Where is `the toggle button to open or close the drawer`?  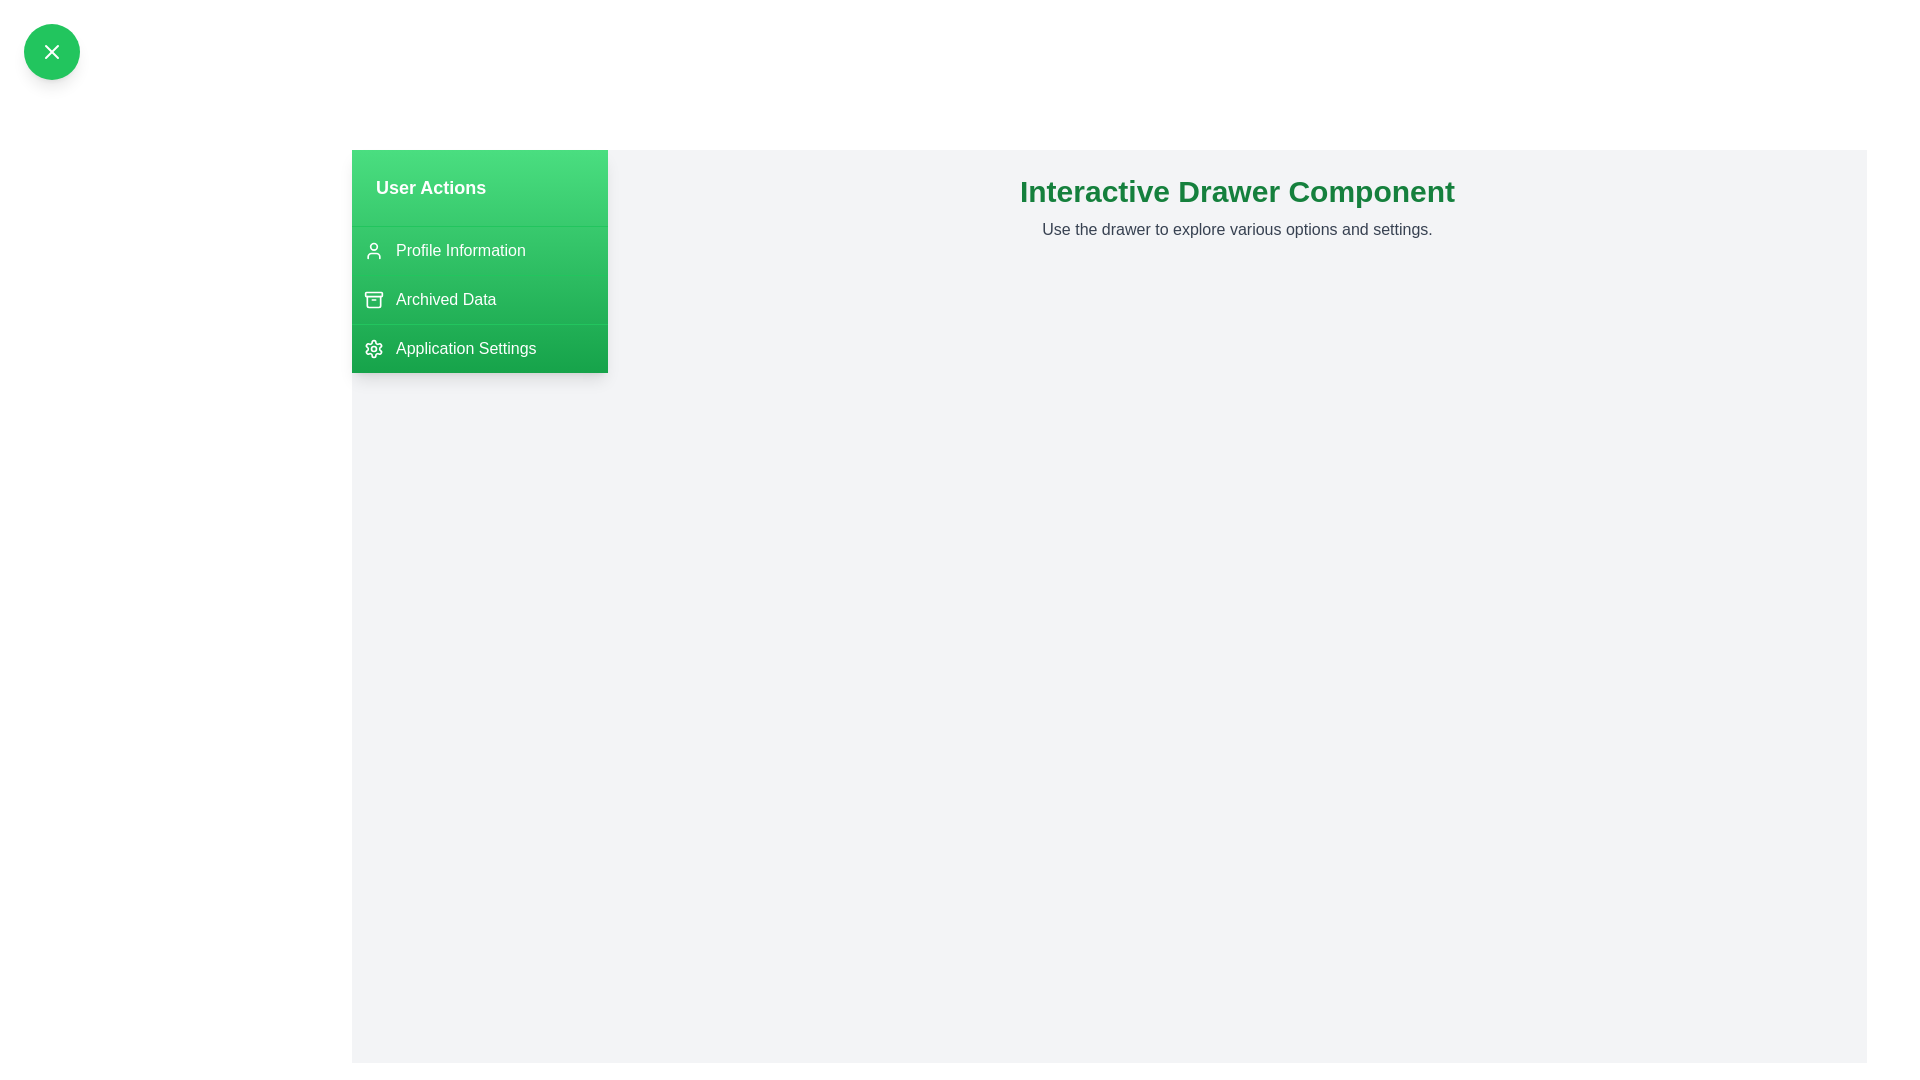
the toggle button to open or close the drawer is located at coordinates (52, 50).